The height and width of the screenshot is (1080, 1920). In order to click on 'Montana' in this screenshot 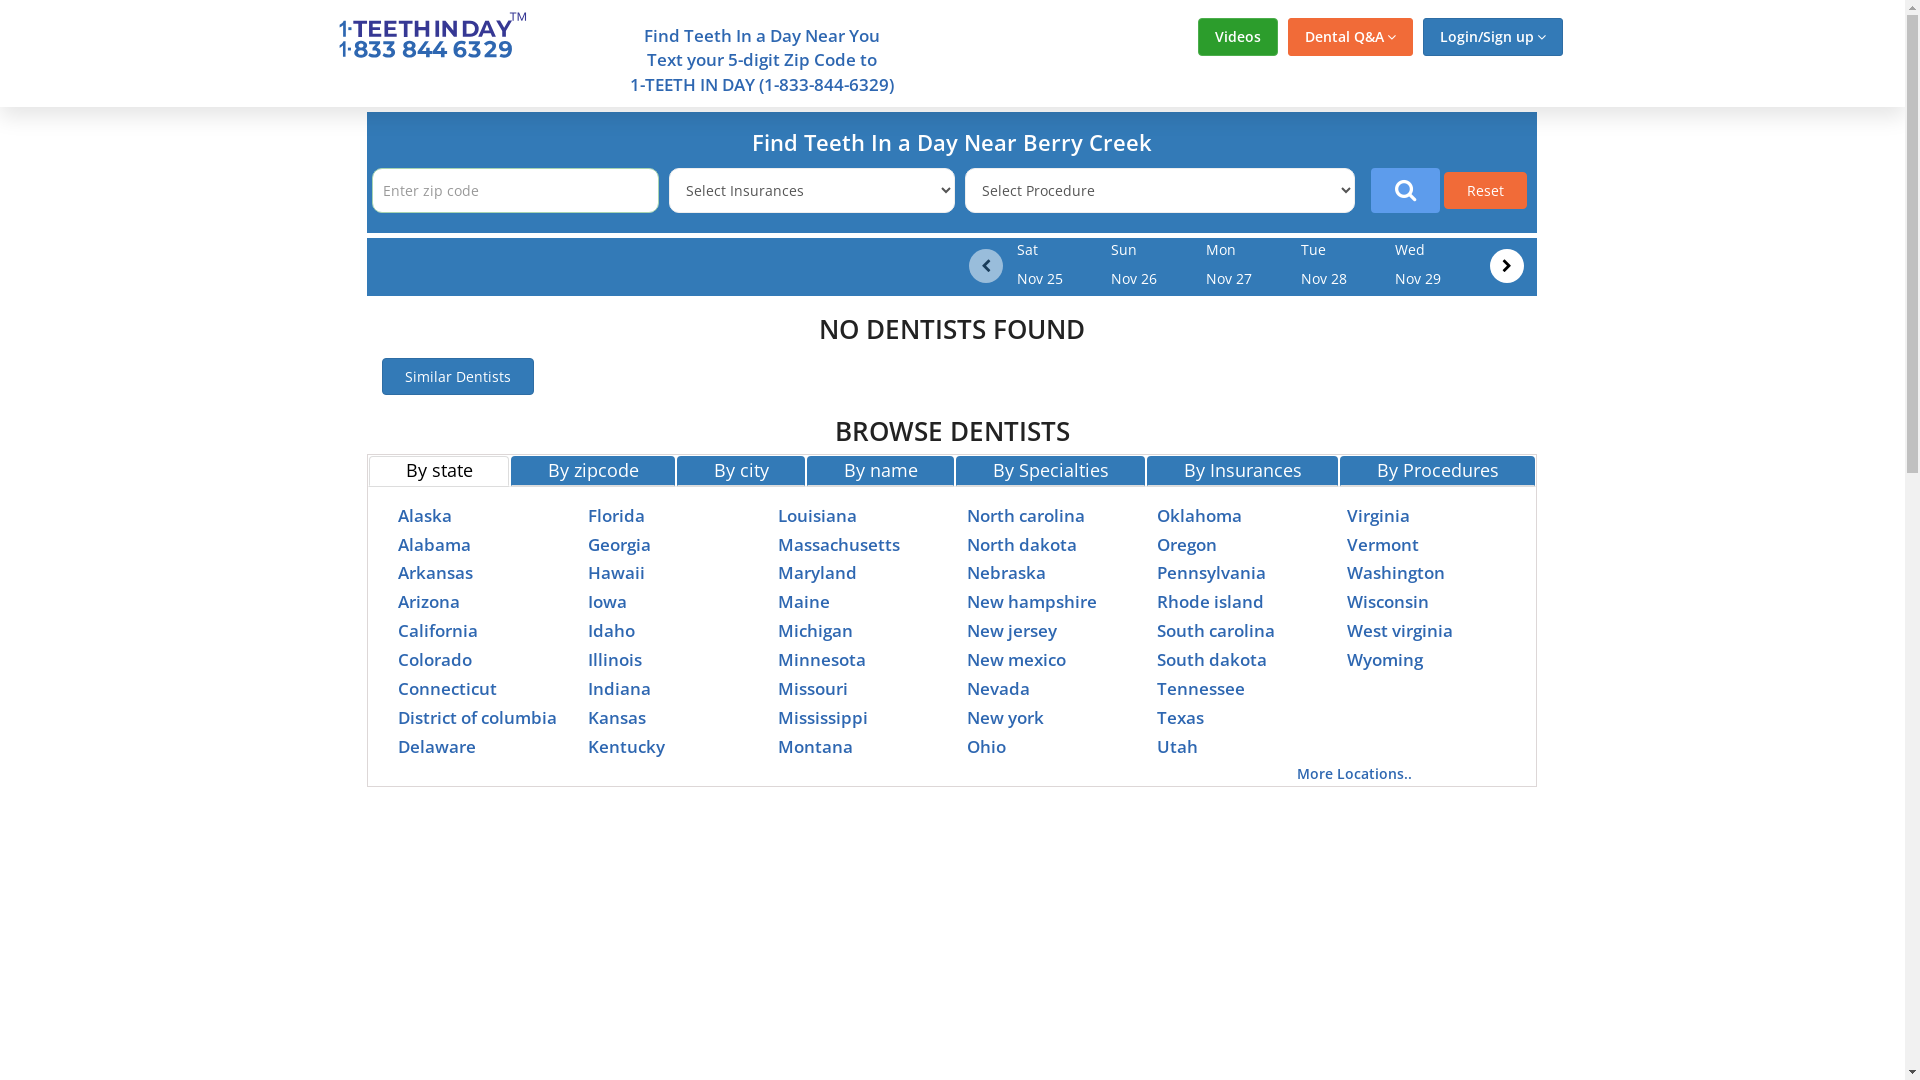, I will do `click(815, 746)`.